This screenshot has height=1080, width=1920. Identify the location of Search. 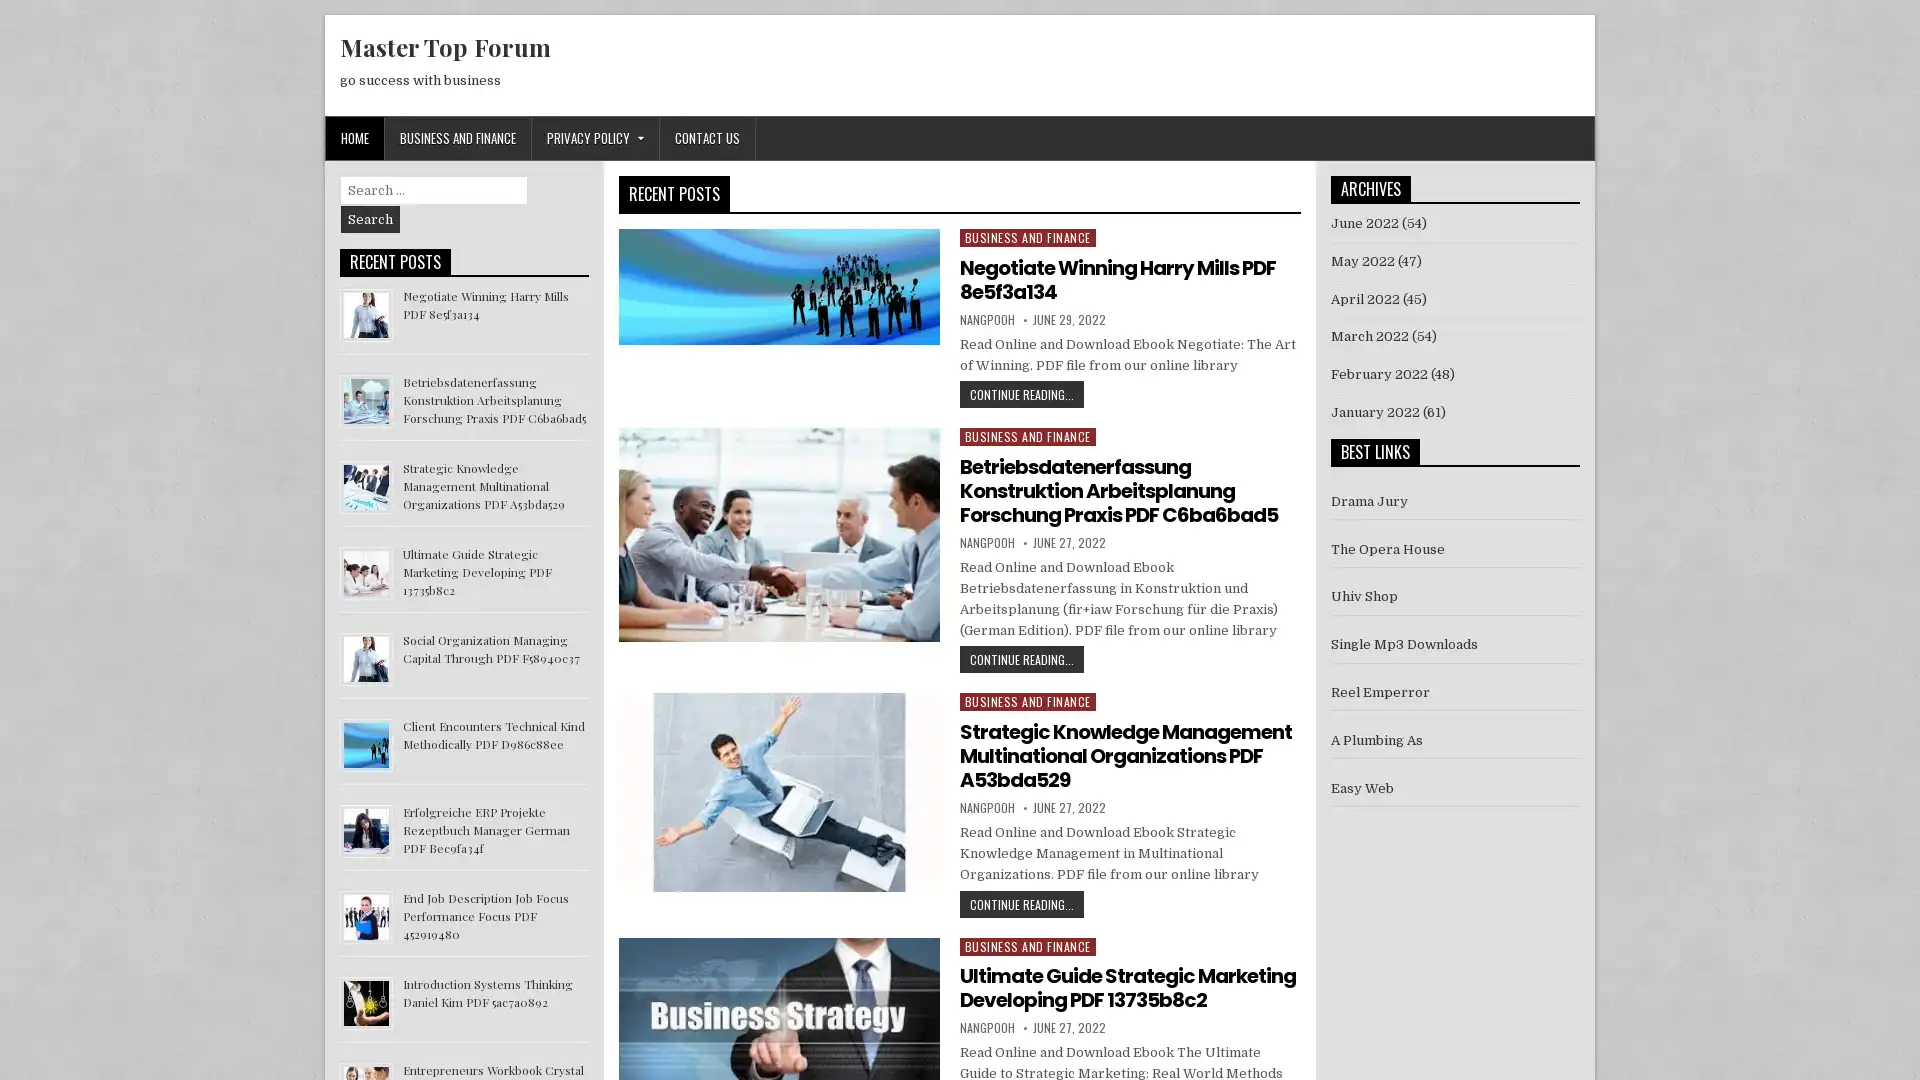
(370, 219).